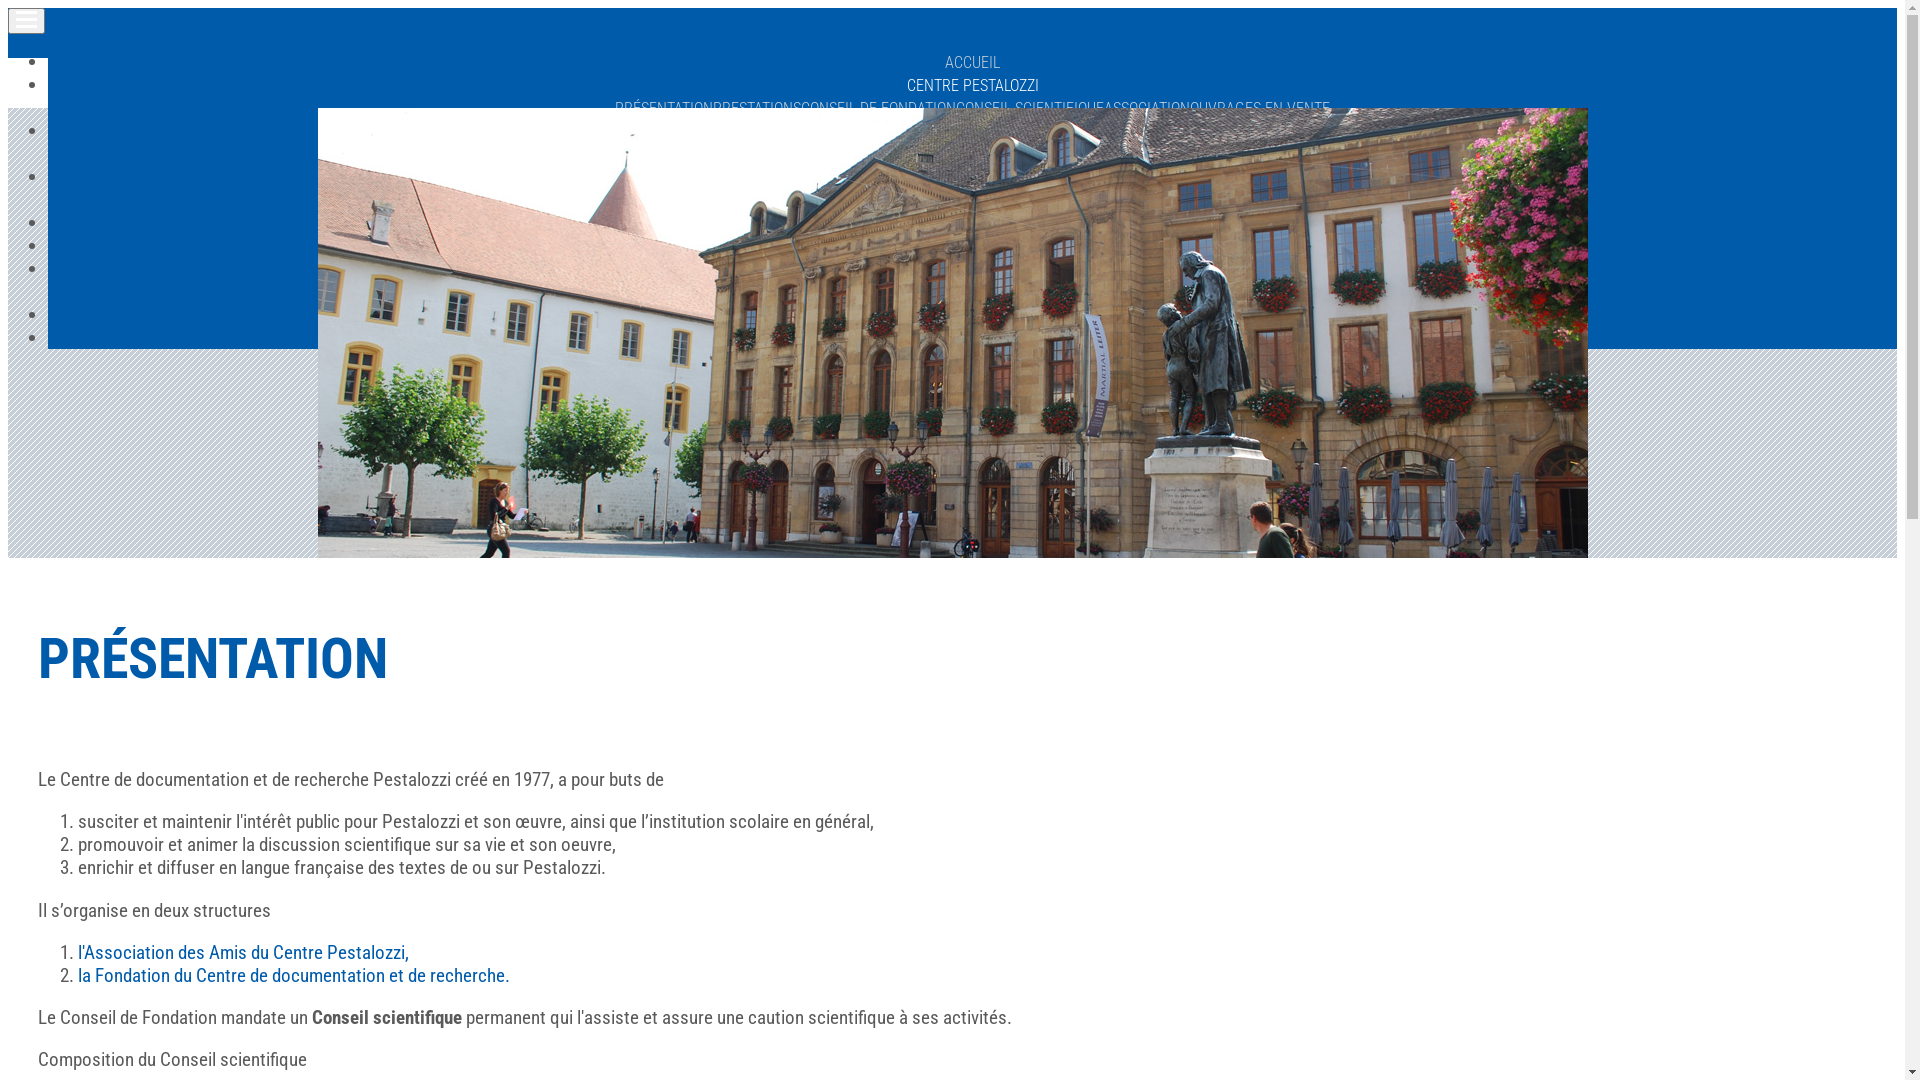  Describe the element at coordinates (756, 108) in the screenshot. I see `'PRESTATIONS'` at that location.